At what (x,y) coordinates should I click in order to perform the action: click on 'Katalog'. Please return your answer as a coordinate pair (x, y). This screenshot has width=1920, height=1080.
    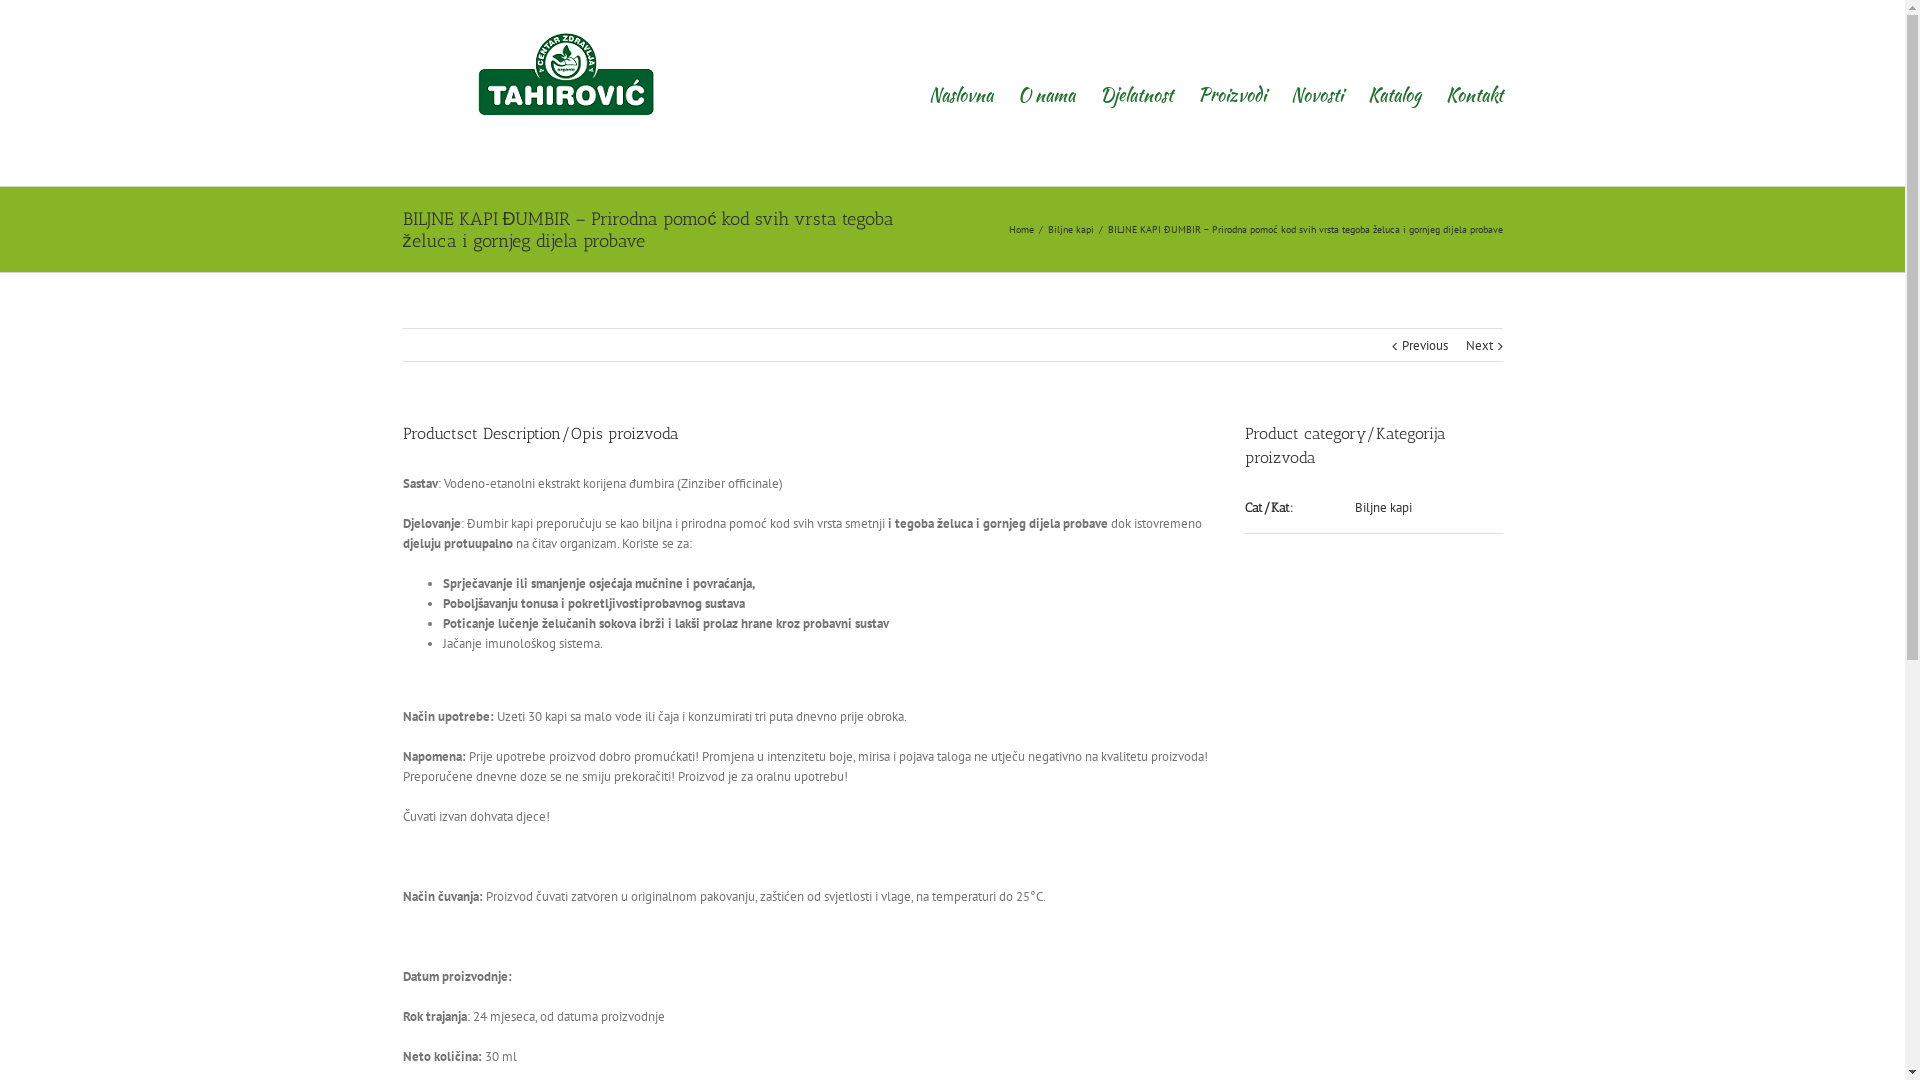
    Looking at the image, I should click on (1393, 92).